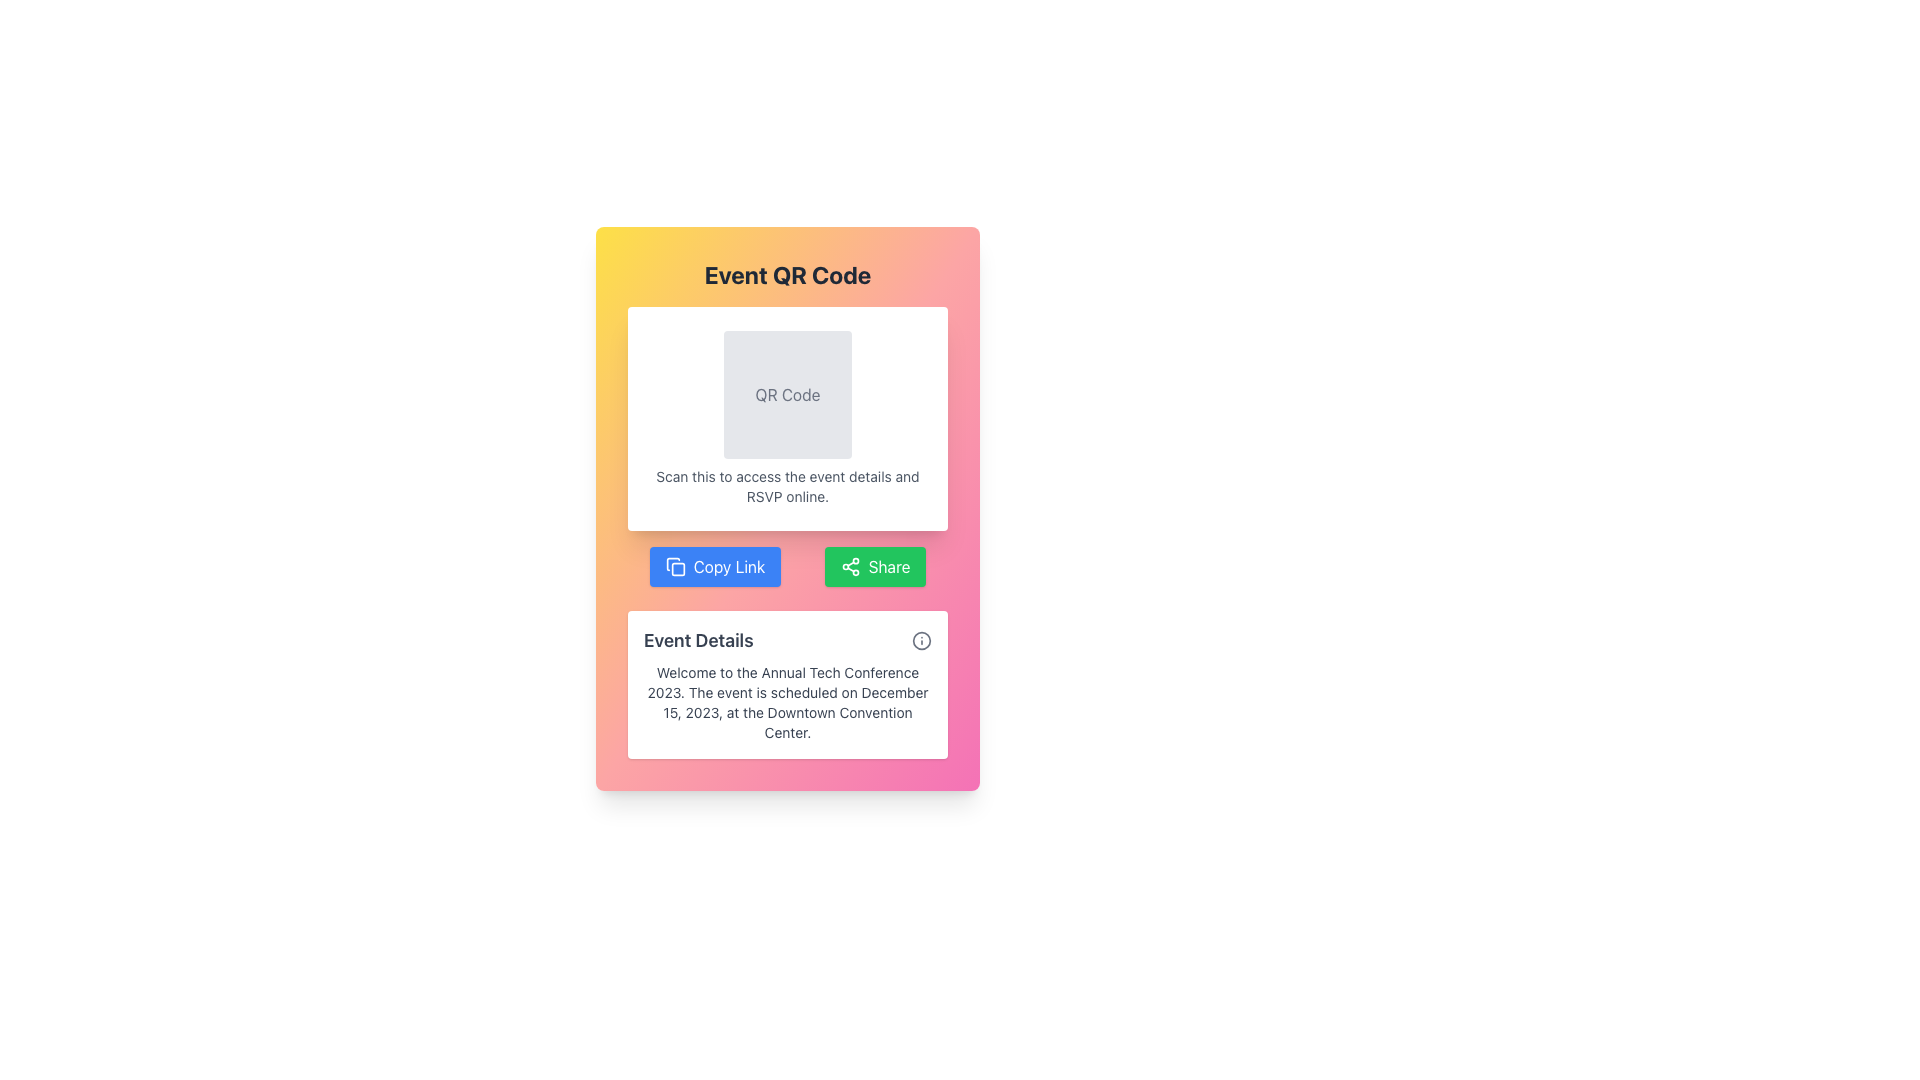 This screenshot has width=1920, height=1080. Describe the element at coordinates (786, 486) in the screenshot. I see `informational Text label located centered horizontally below the QR code representation` at that location.